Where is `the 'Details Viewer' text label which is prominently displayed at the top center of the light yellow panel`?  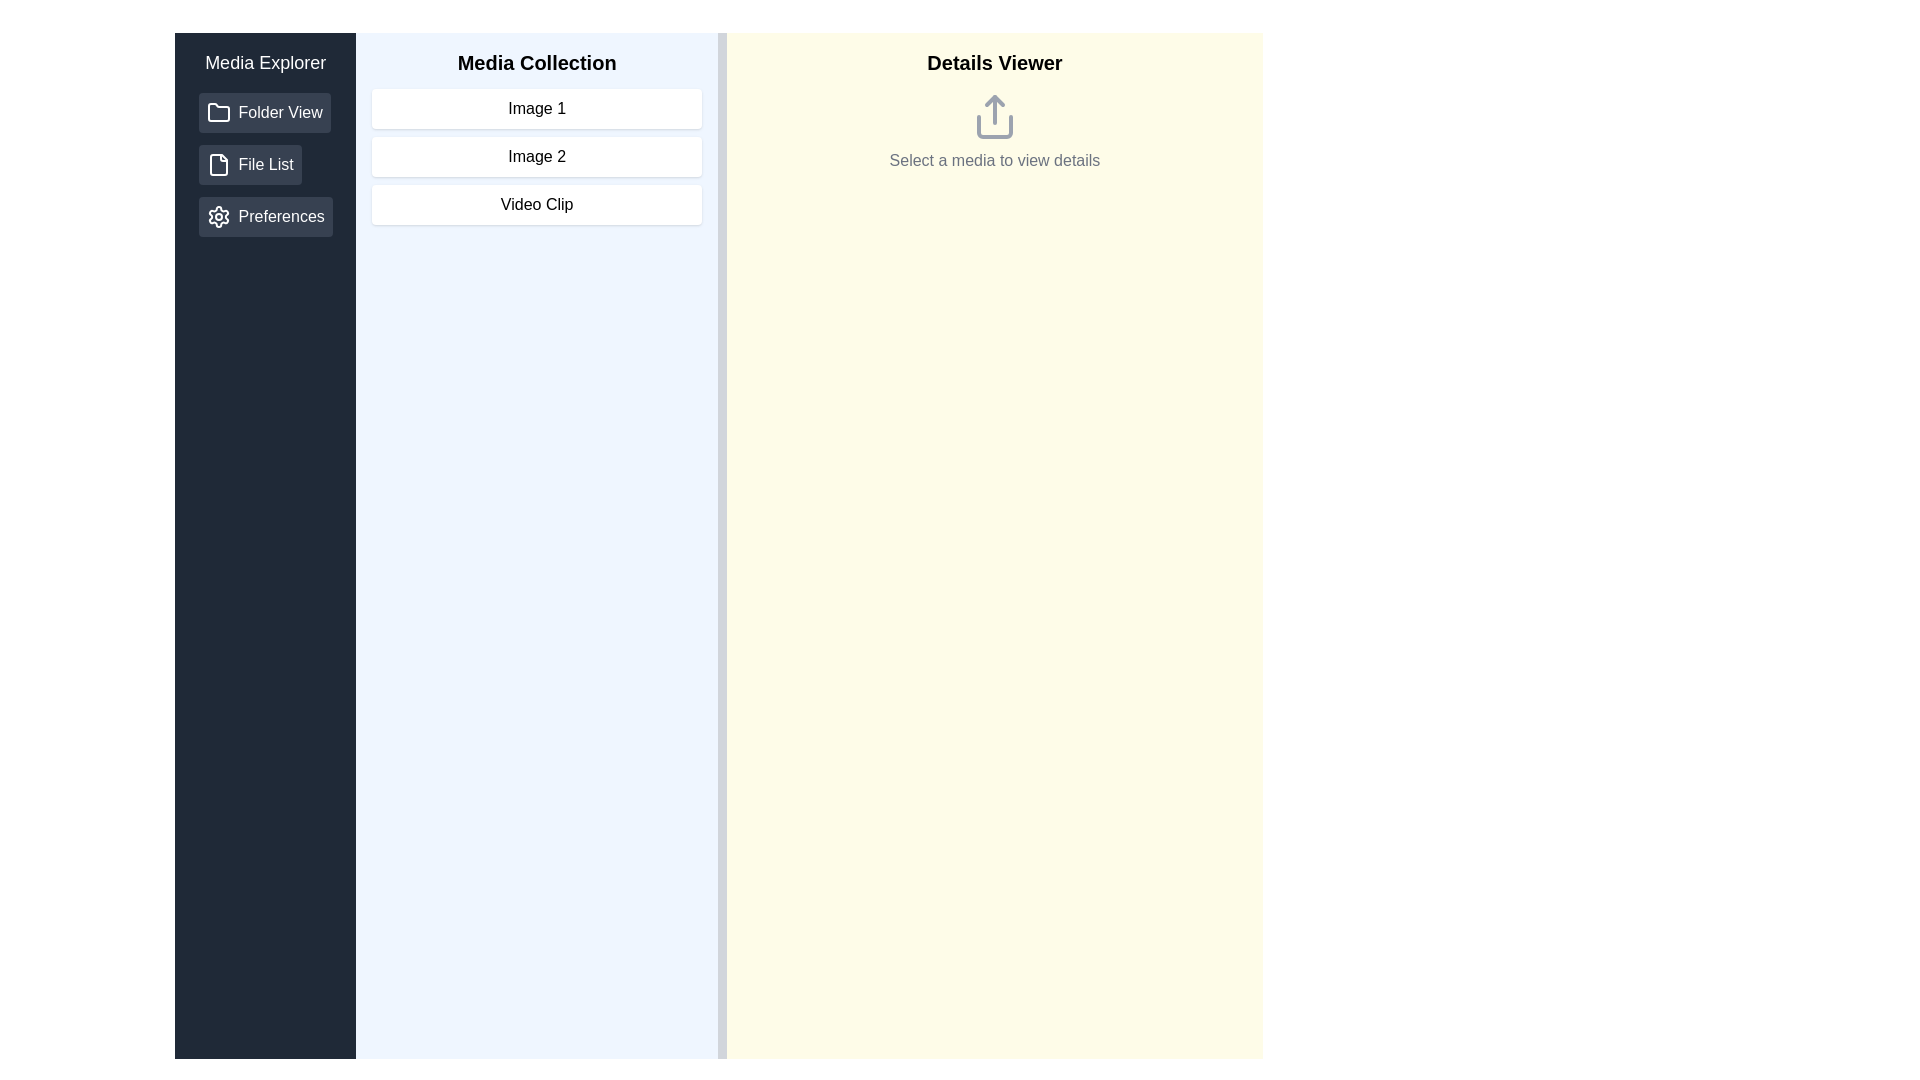 the 'Details Viewer' text label which is prominently displayed at the top center of the light yellow panel is located at coordinates (994, 61).